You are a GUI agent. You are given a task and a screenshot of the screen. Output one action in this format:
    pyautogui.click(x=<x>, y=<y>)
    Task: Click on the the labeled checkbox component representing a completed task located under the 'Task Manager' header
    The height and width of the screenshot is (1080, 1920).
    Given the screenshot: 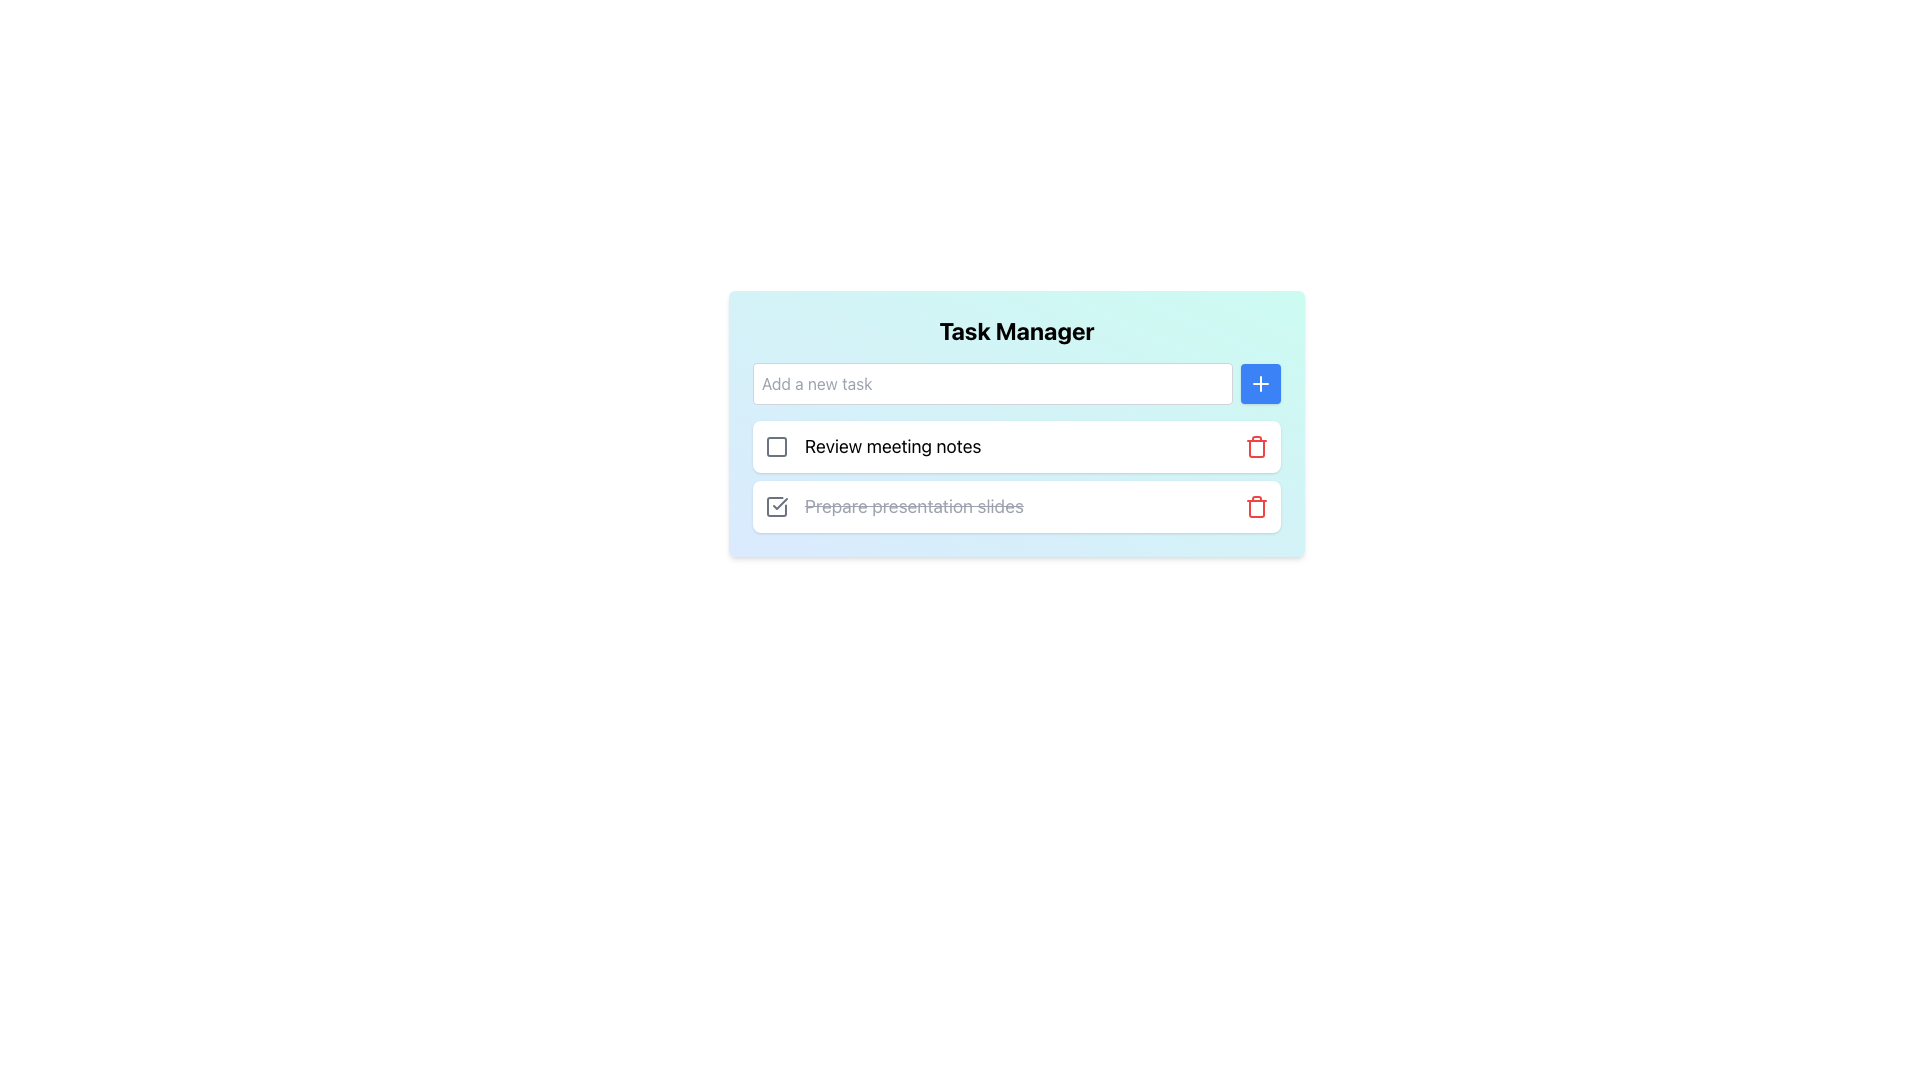 What is the action you would take?
    pyautogui.click(x=893, y=505)
    